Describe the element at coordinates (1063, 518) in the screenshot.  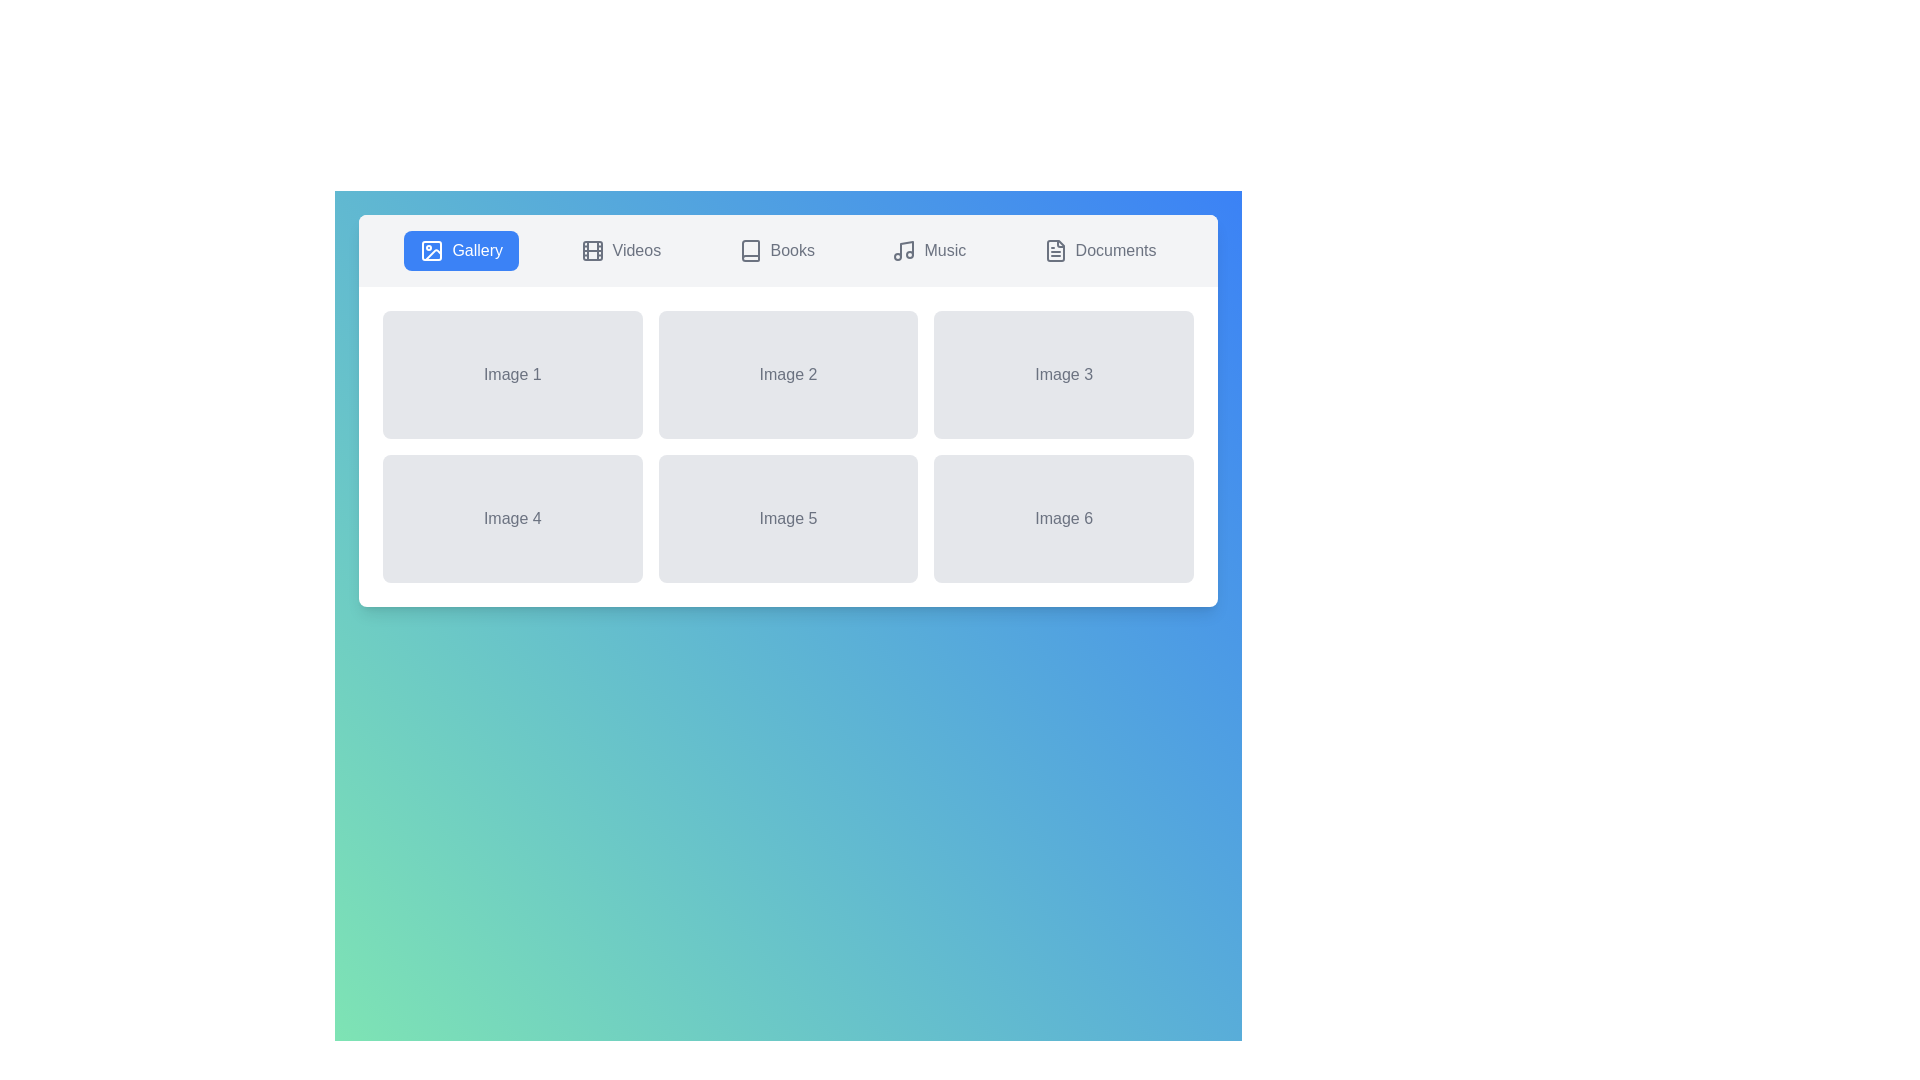
I see `the media placeholder tile located in the bottom-right corner of a 3x2 grid layout` at that location.